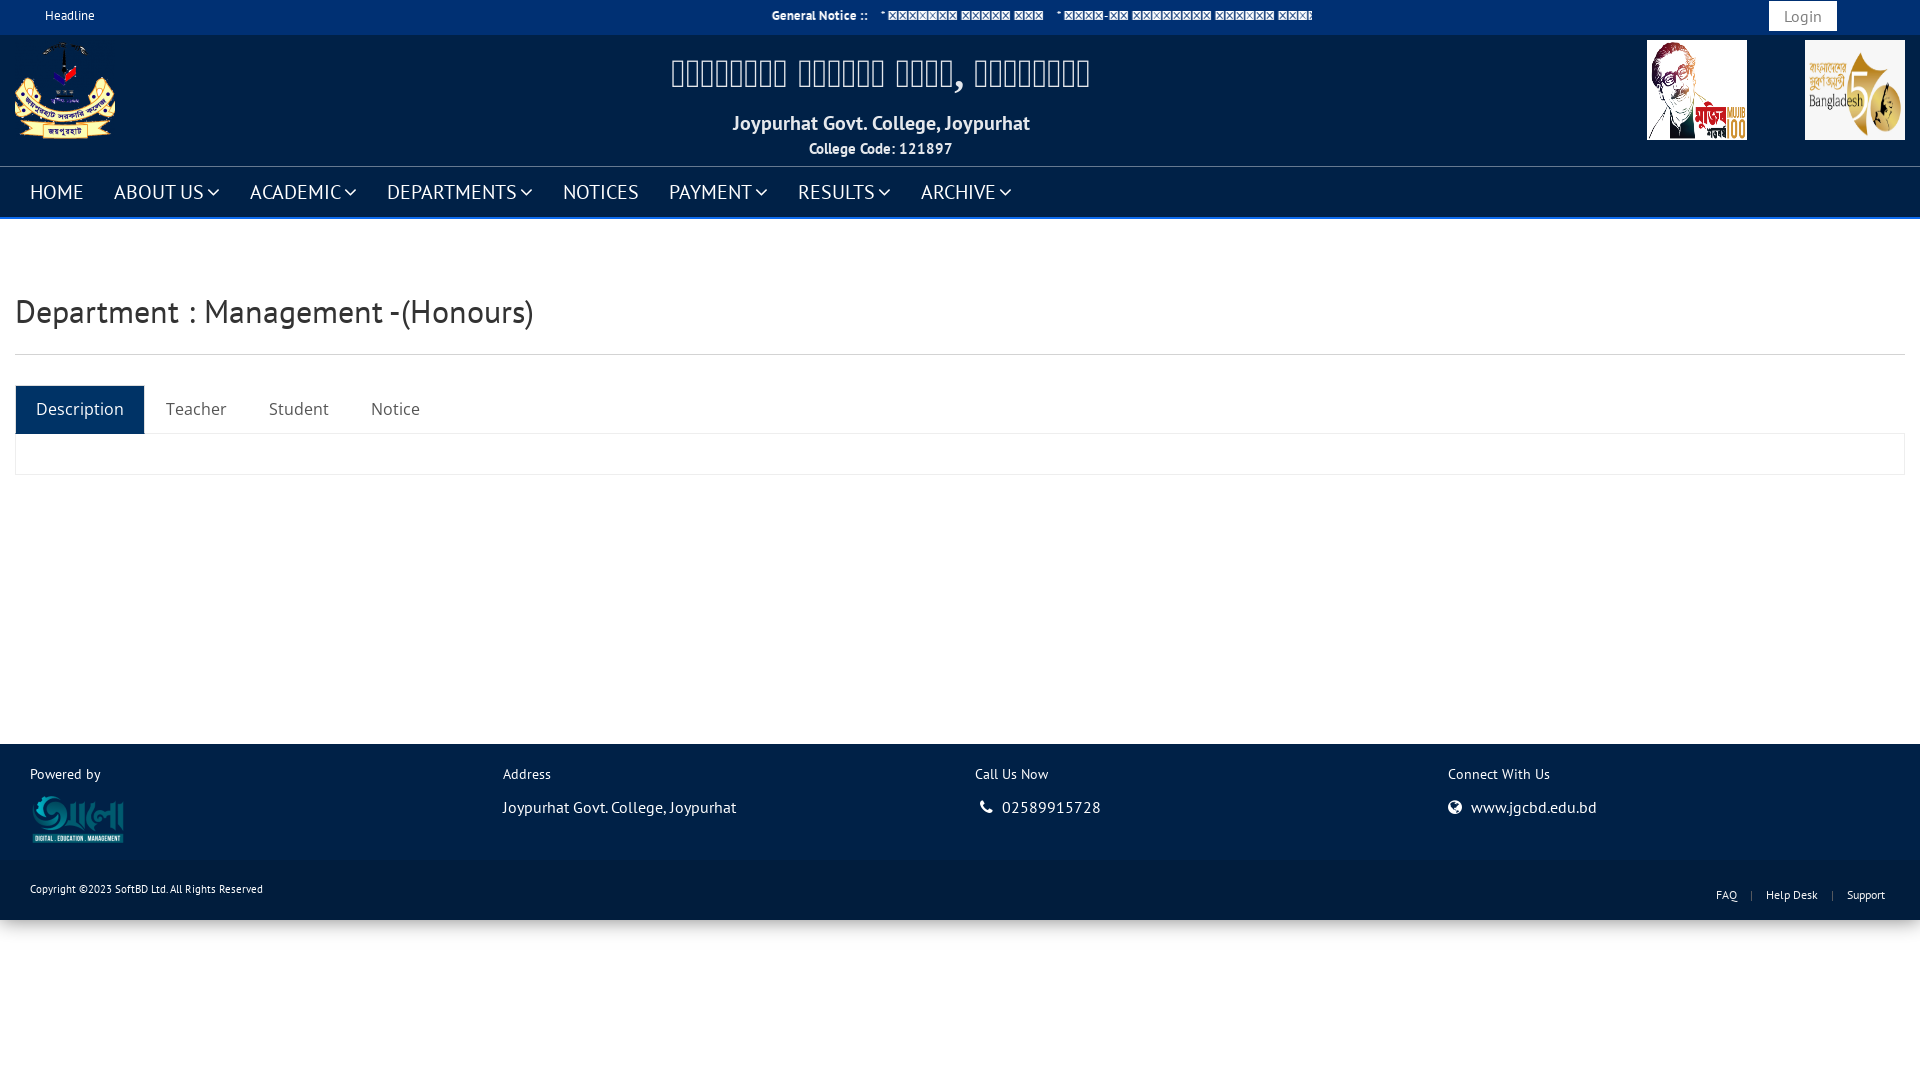 The width and height of the screenshot is (1920, 1080). Describe the element at coordinates (14, 408) in the screenshot. I see `'Description'` at that location.